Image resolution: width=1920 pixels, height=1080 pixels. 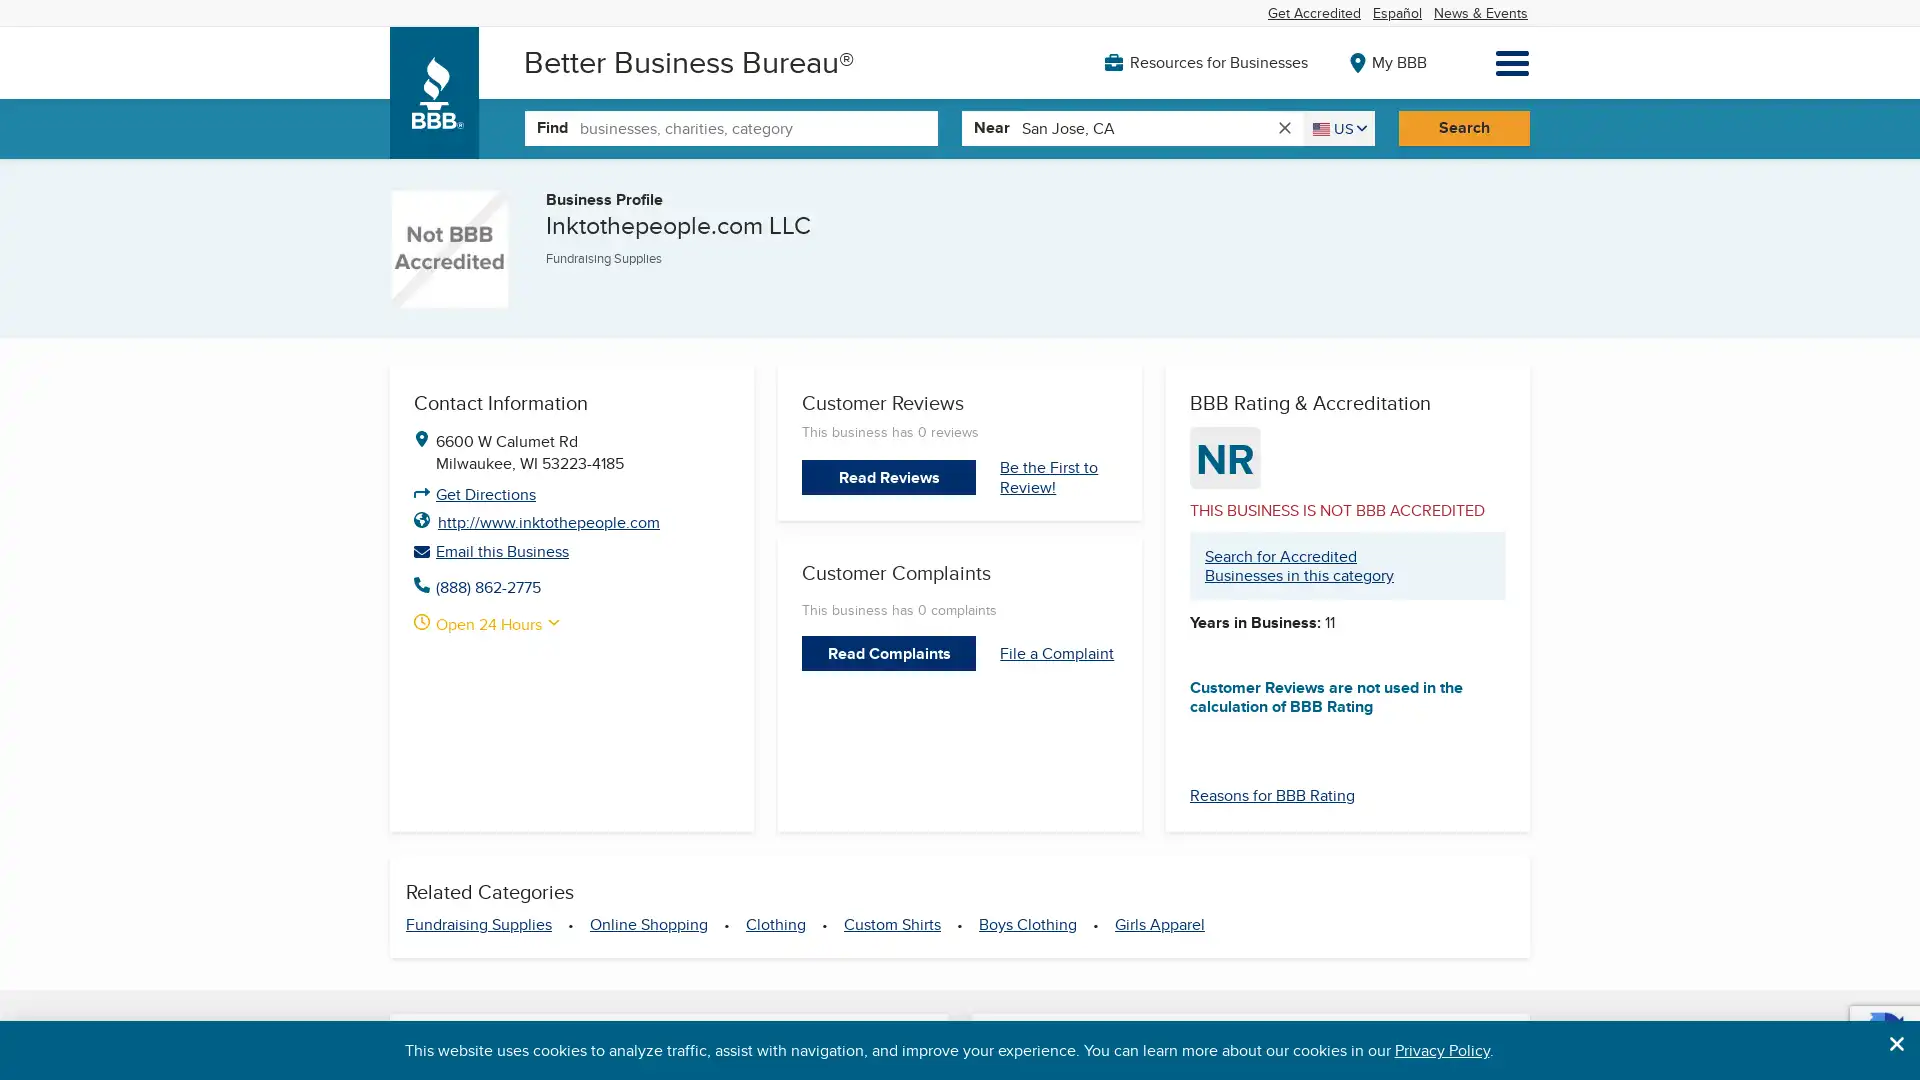 I want to click on clear search, so click(x=1283, y=127).